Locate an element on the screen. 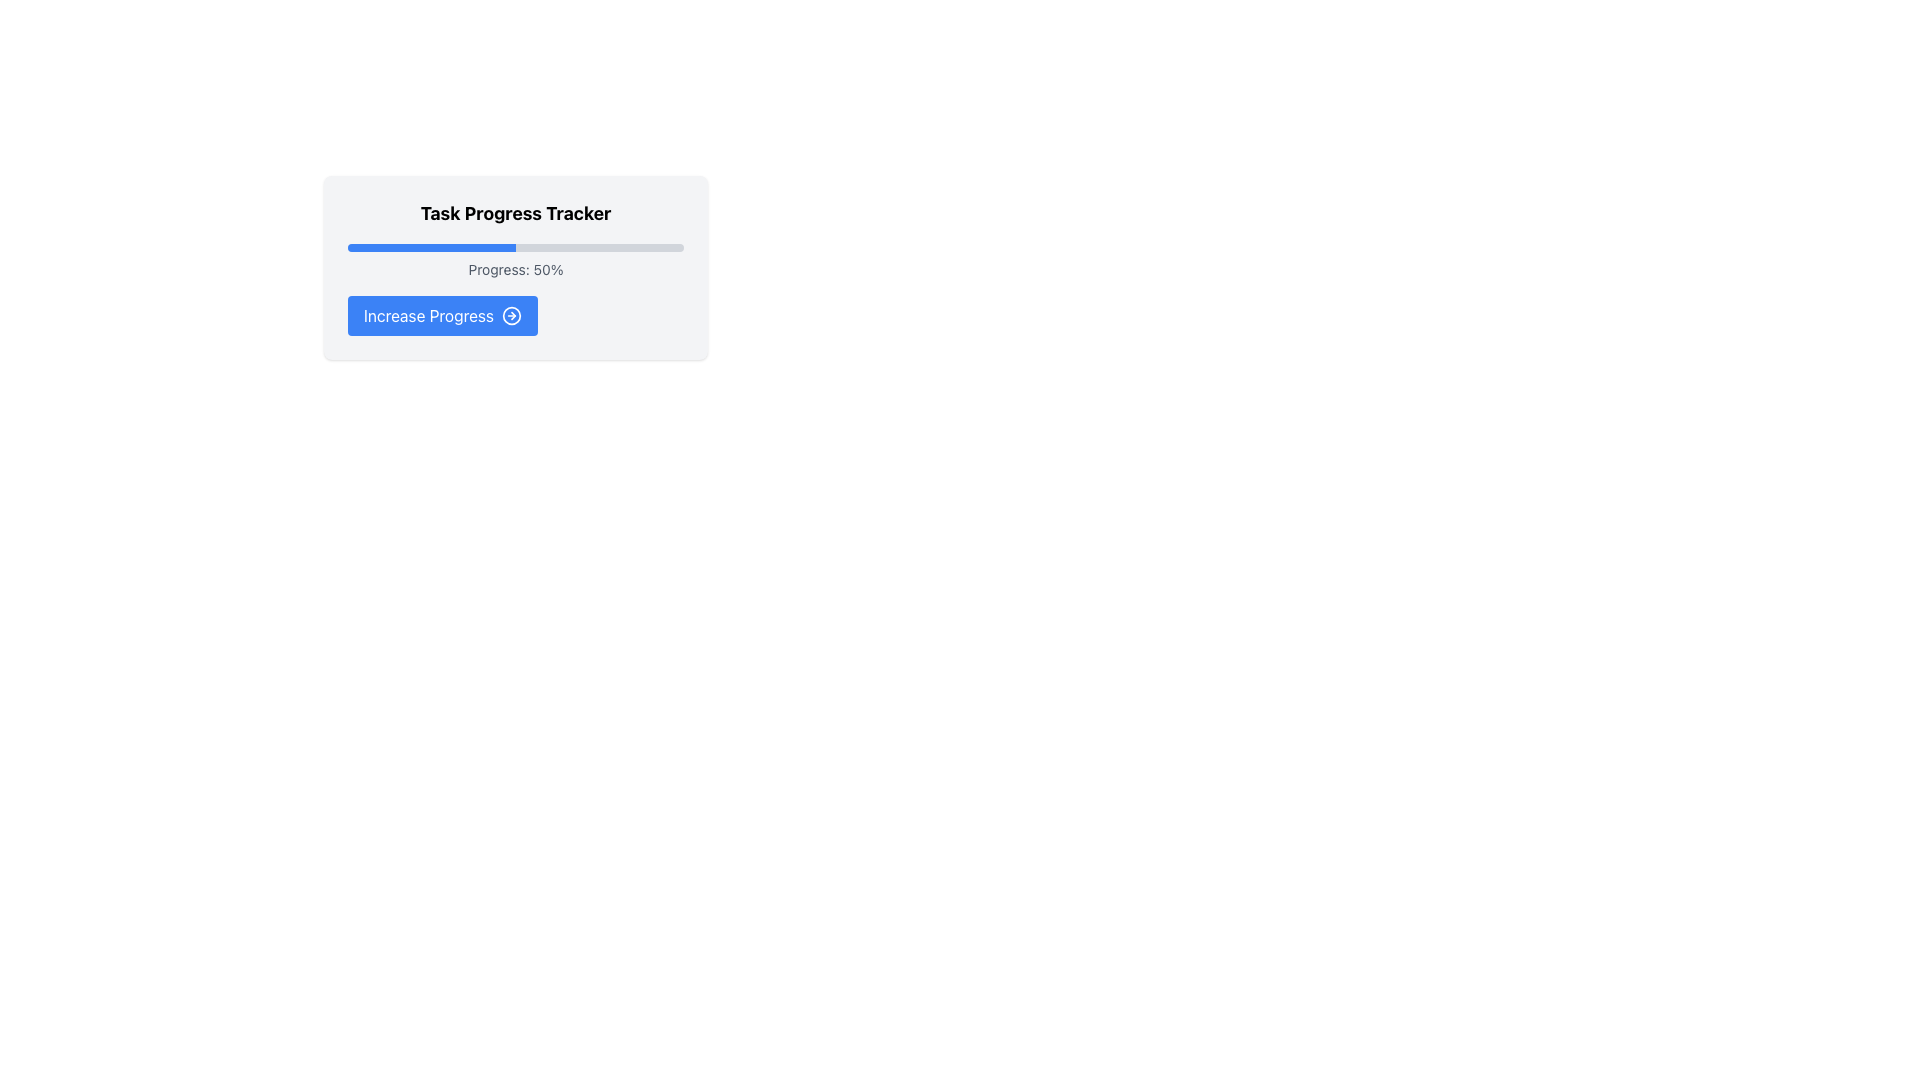 The height and width of the screenshot is (1080, 1920). the decorative icon located at the rightmost end of the 'Increase Progress' button to visually reinforce the action of progressing forward is located at coordinates (511, 315).